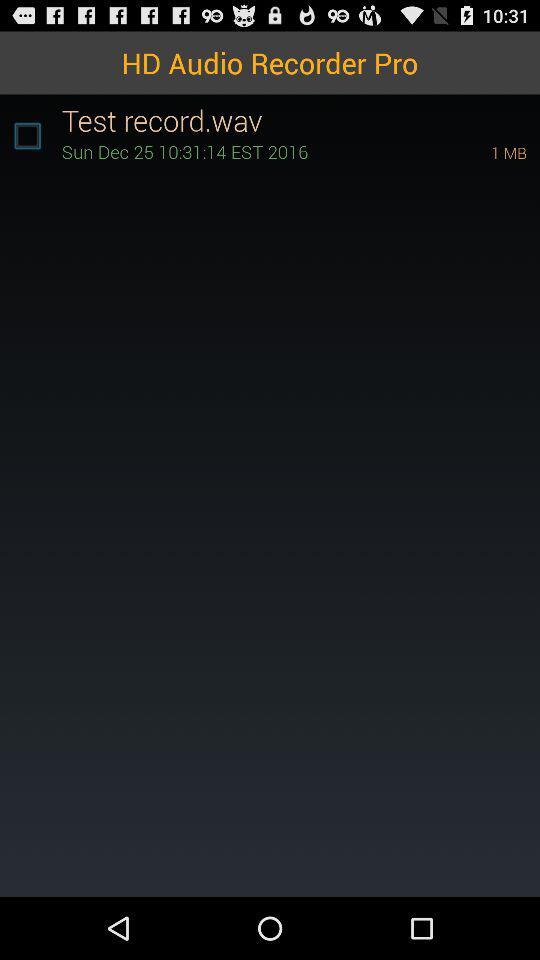  What do you see at coordinates (480, 151) in the screenshot?
I see `item below test record.wav item` at bounding box center [480, 151].